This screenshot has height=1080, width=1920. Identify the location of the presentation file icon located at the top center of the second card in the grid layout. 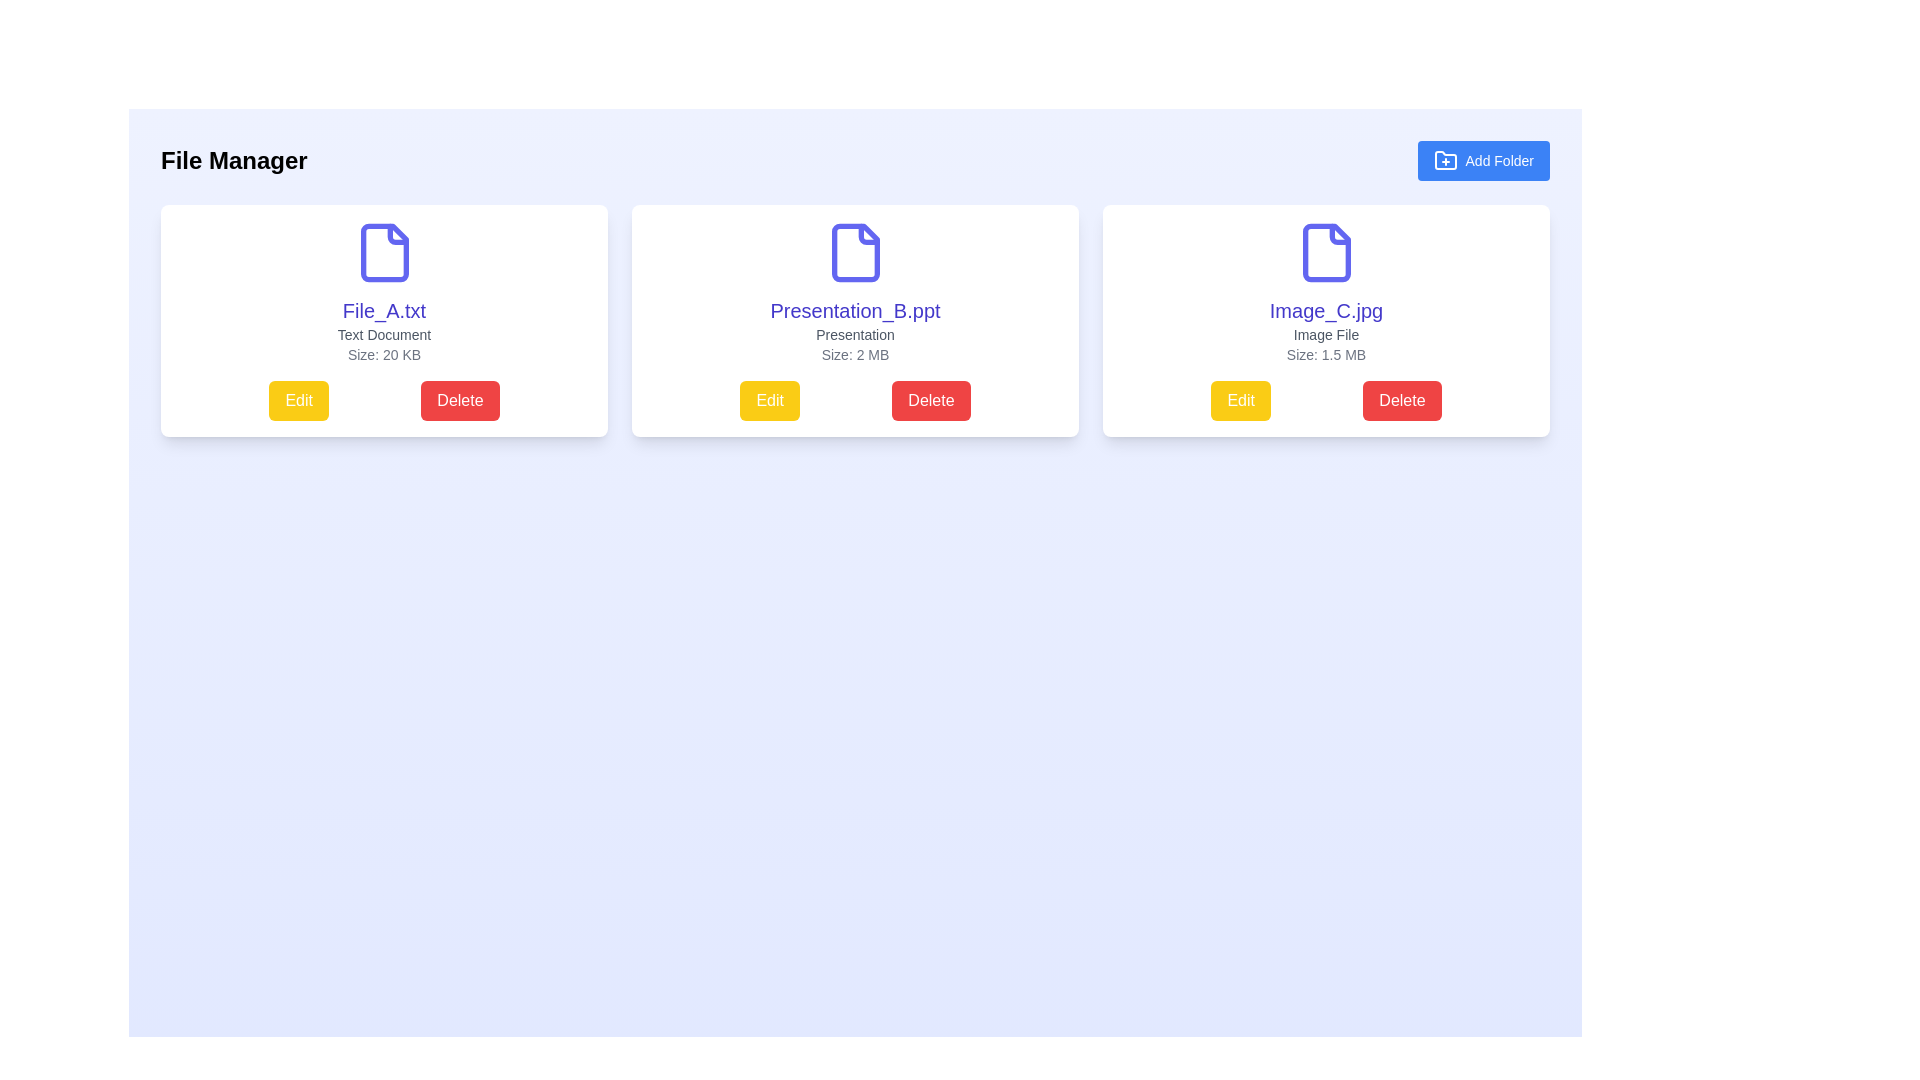
(855, 252).